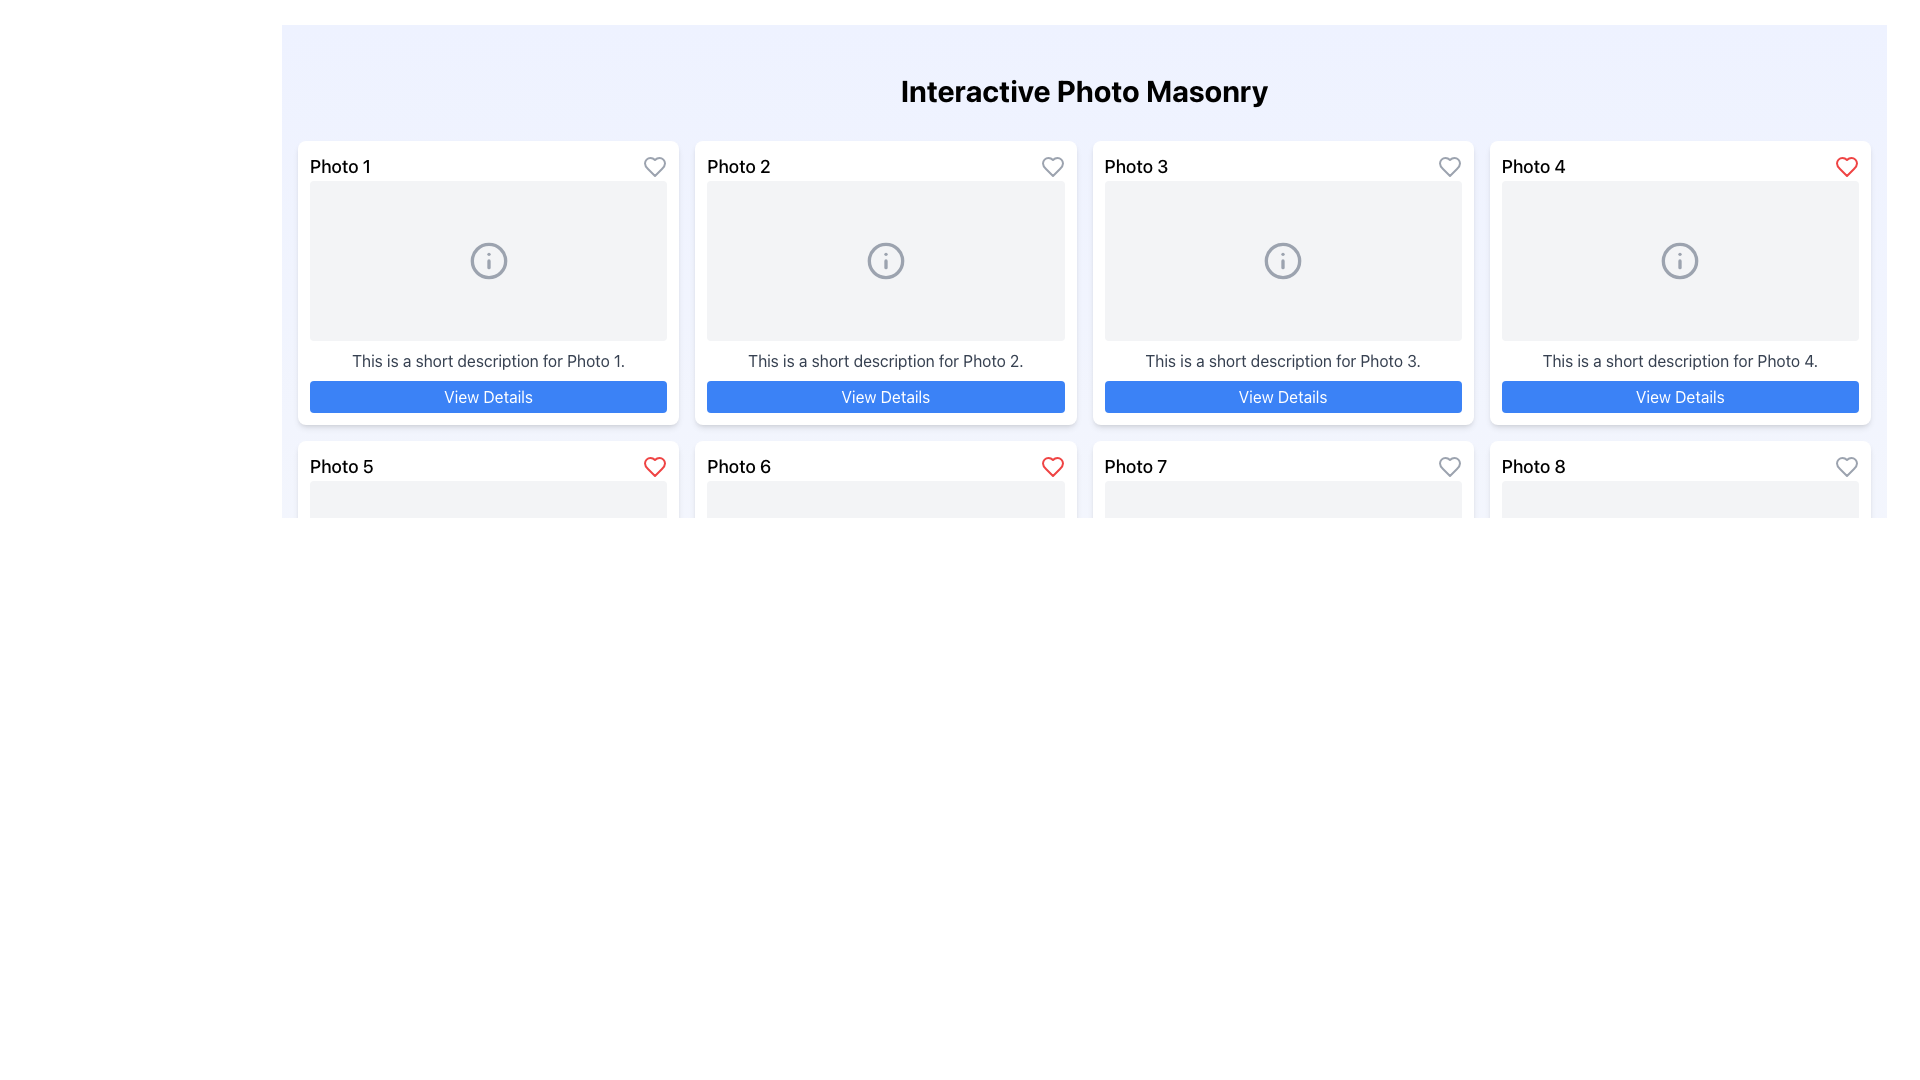 The height and width of the screenshot is (1080, 1920). What do you see at coordinates (1449, 165) in the screenshot?
I see `the heart icon in the top-right corner of the 'Photo 3' card` at bounding box center [1449, 165].